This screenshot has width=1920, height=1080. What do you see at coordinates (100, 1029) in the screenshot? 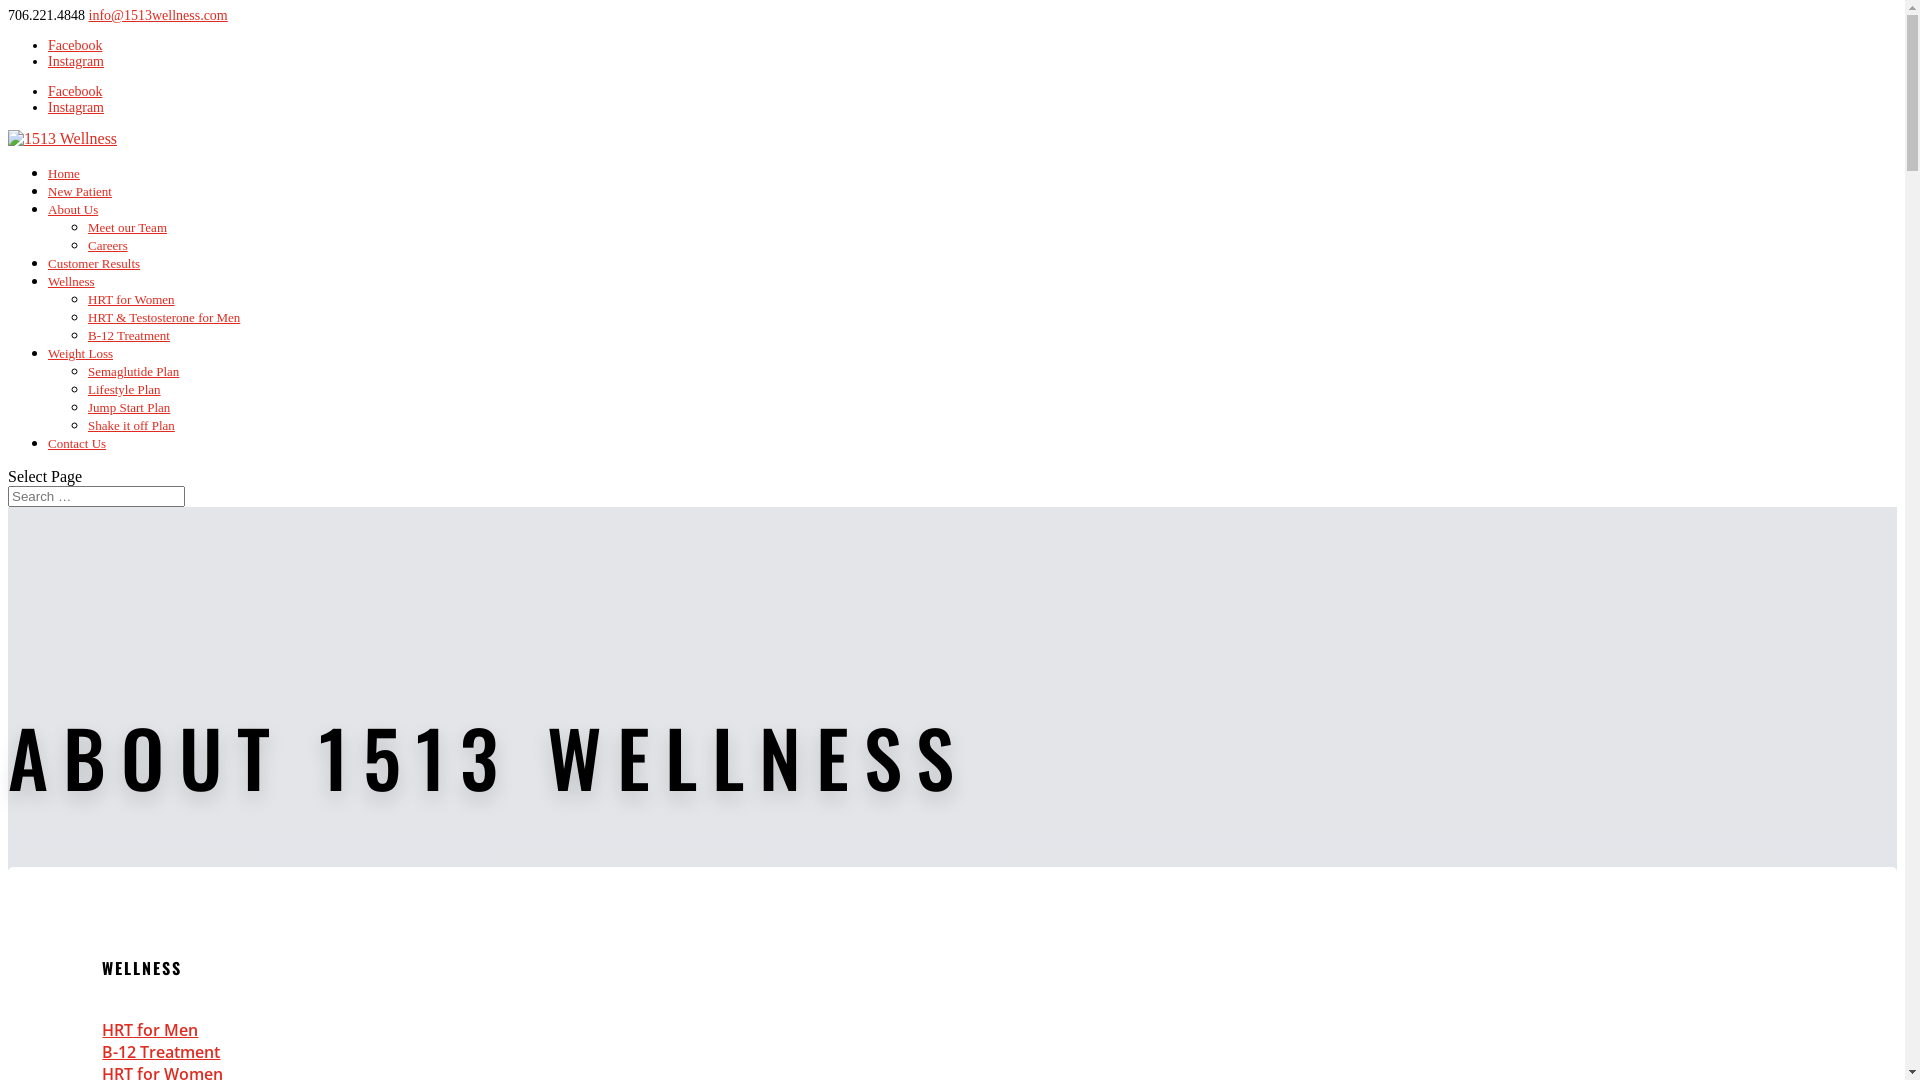
I see `'HRT for Men'` at bounding box center [100, 1029].